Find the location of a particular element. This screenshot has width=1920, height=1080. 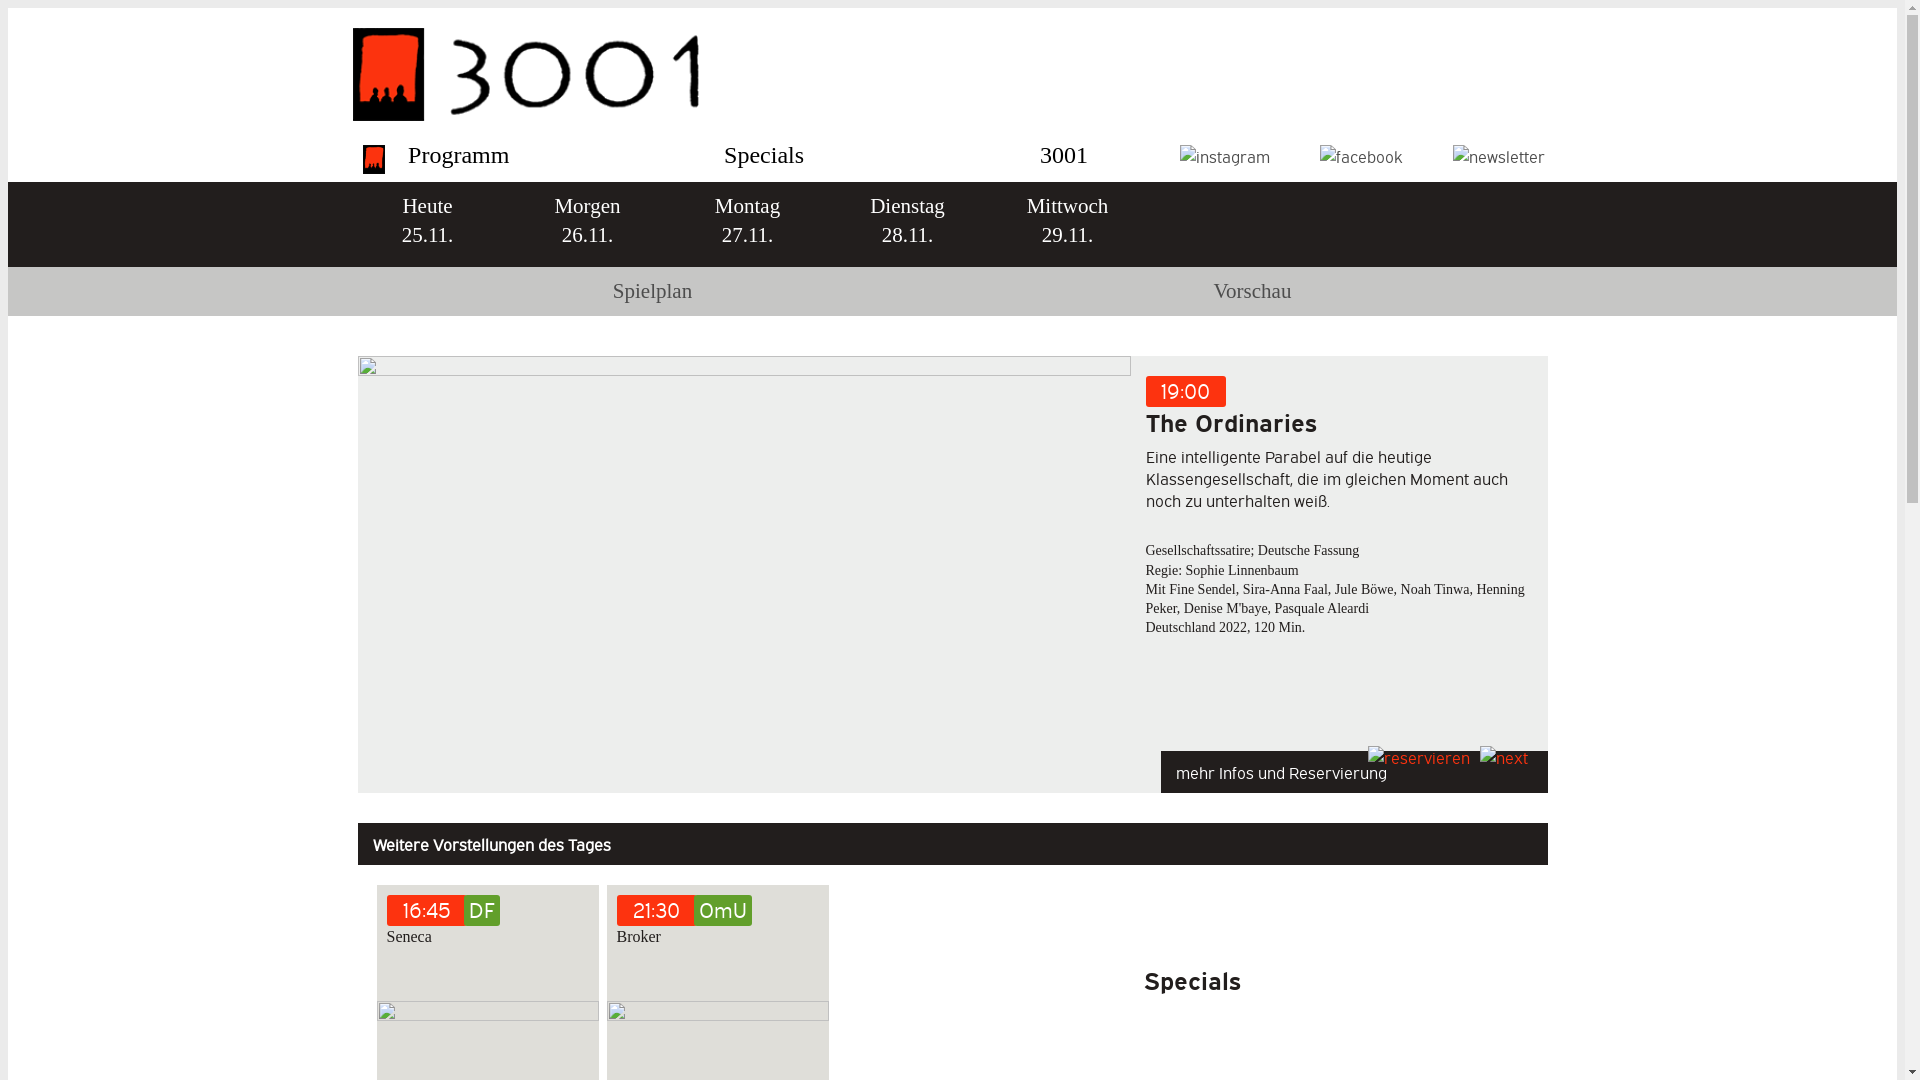

'Morgen is located at coordinates (585, 224).